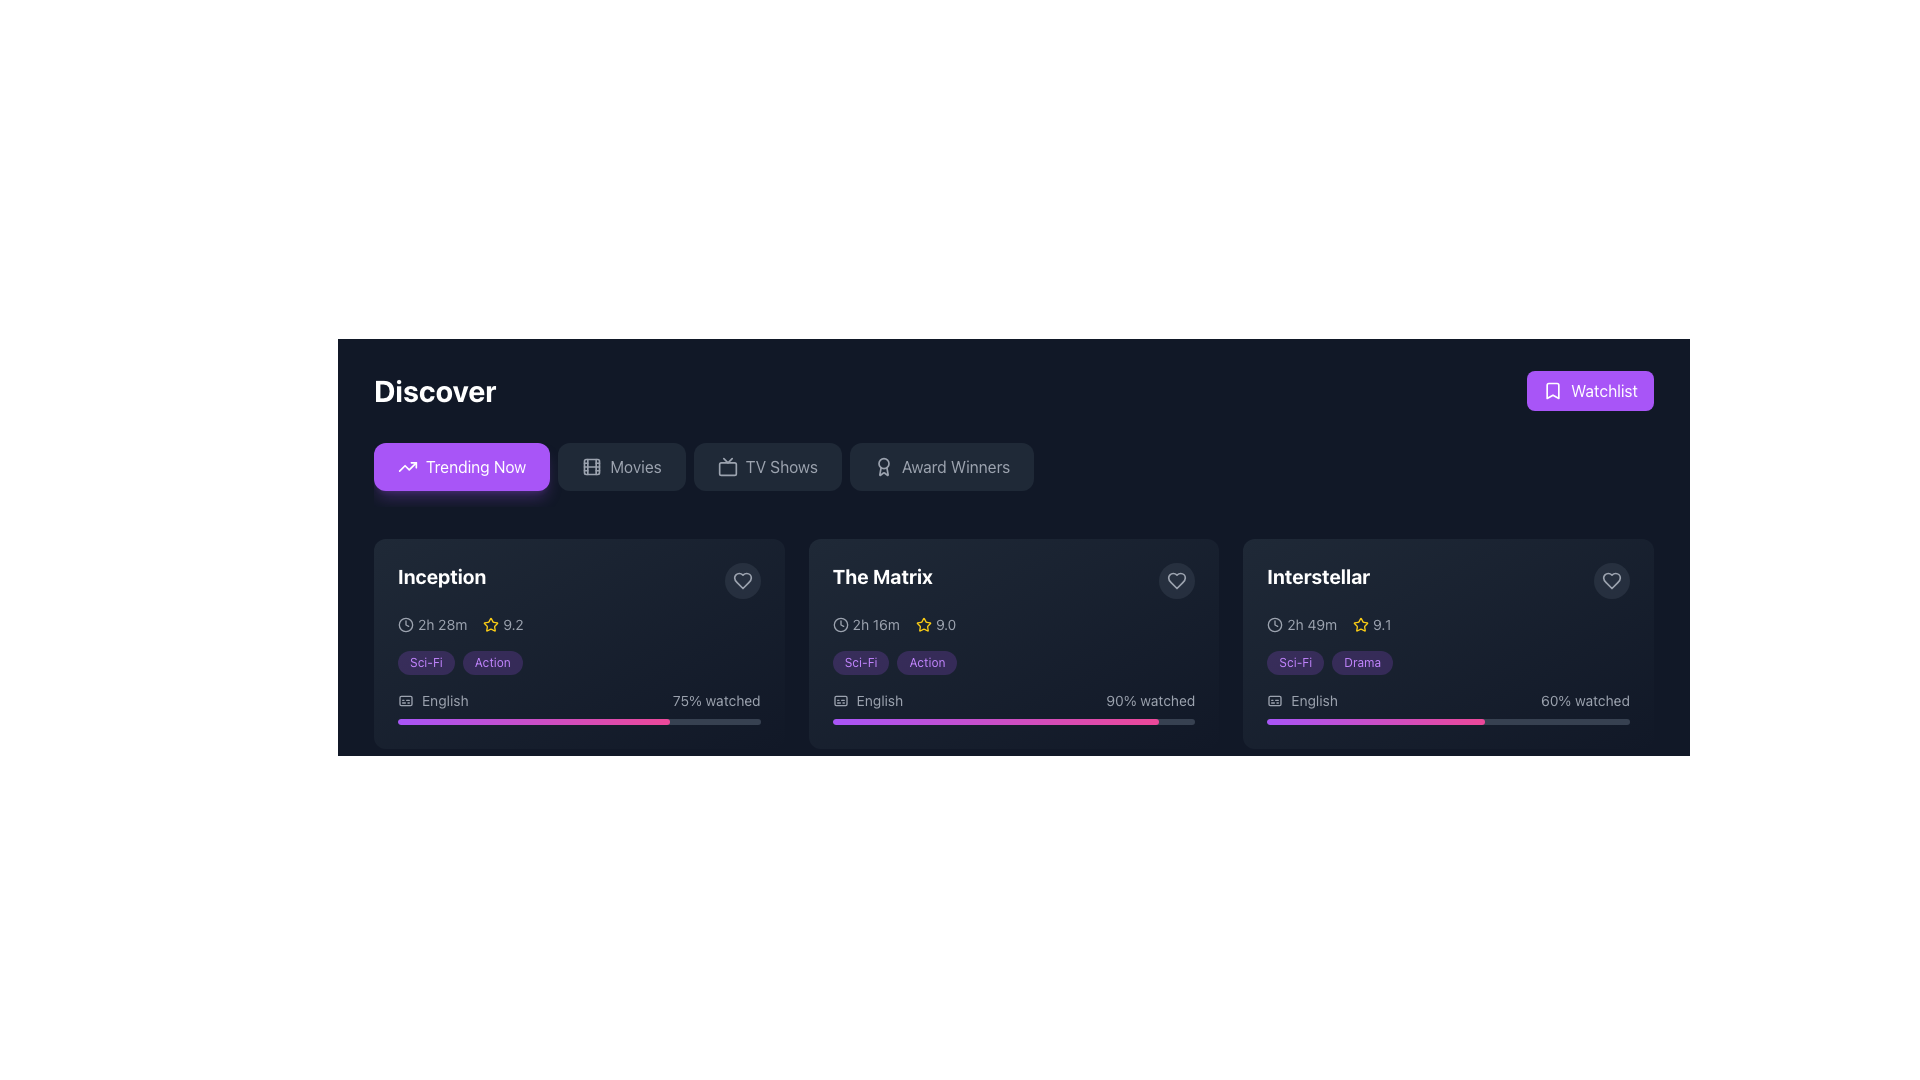 This screenshot has width=1920, height=1080. What do you see at coordinates (431, 623) in the screenshot?
I see `the Label with icon indicating the duration of the movie 'Inception', located in the first card under the 'Discover' section, to the left of the rating '9.2'` at bounding box center [431, 623].